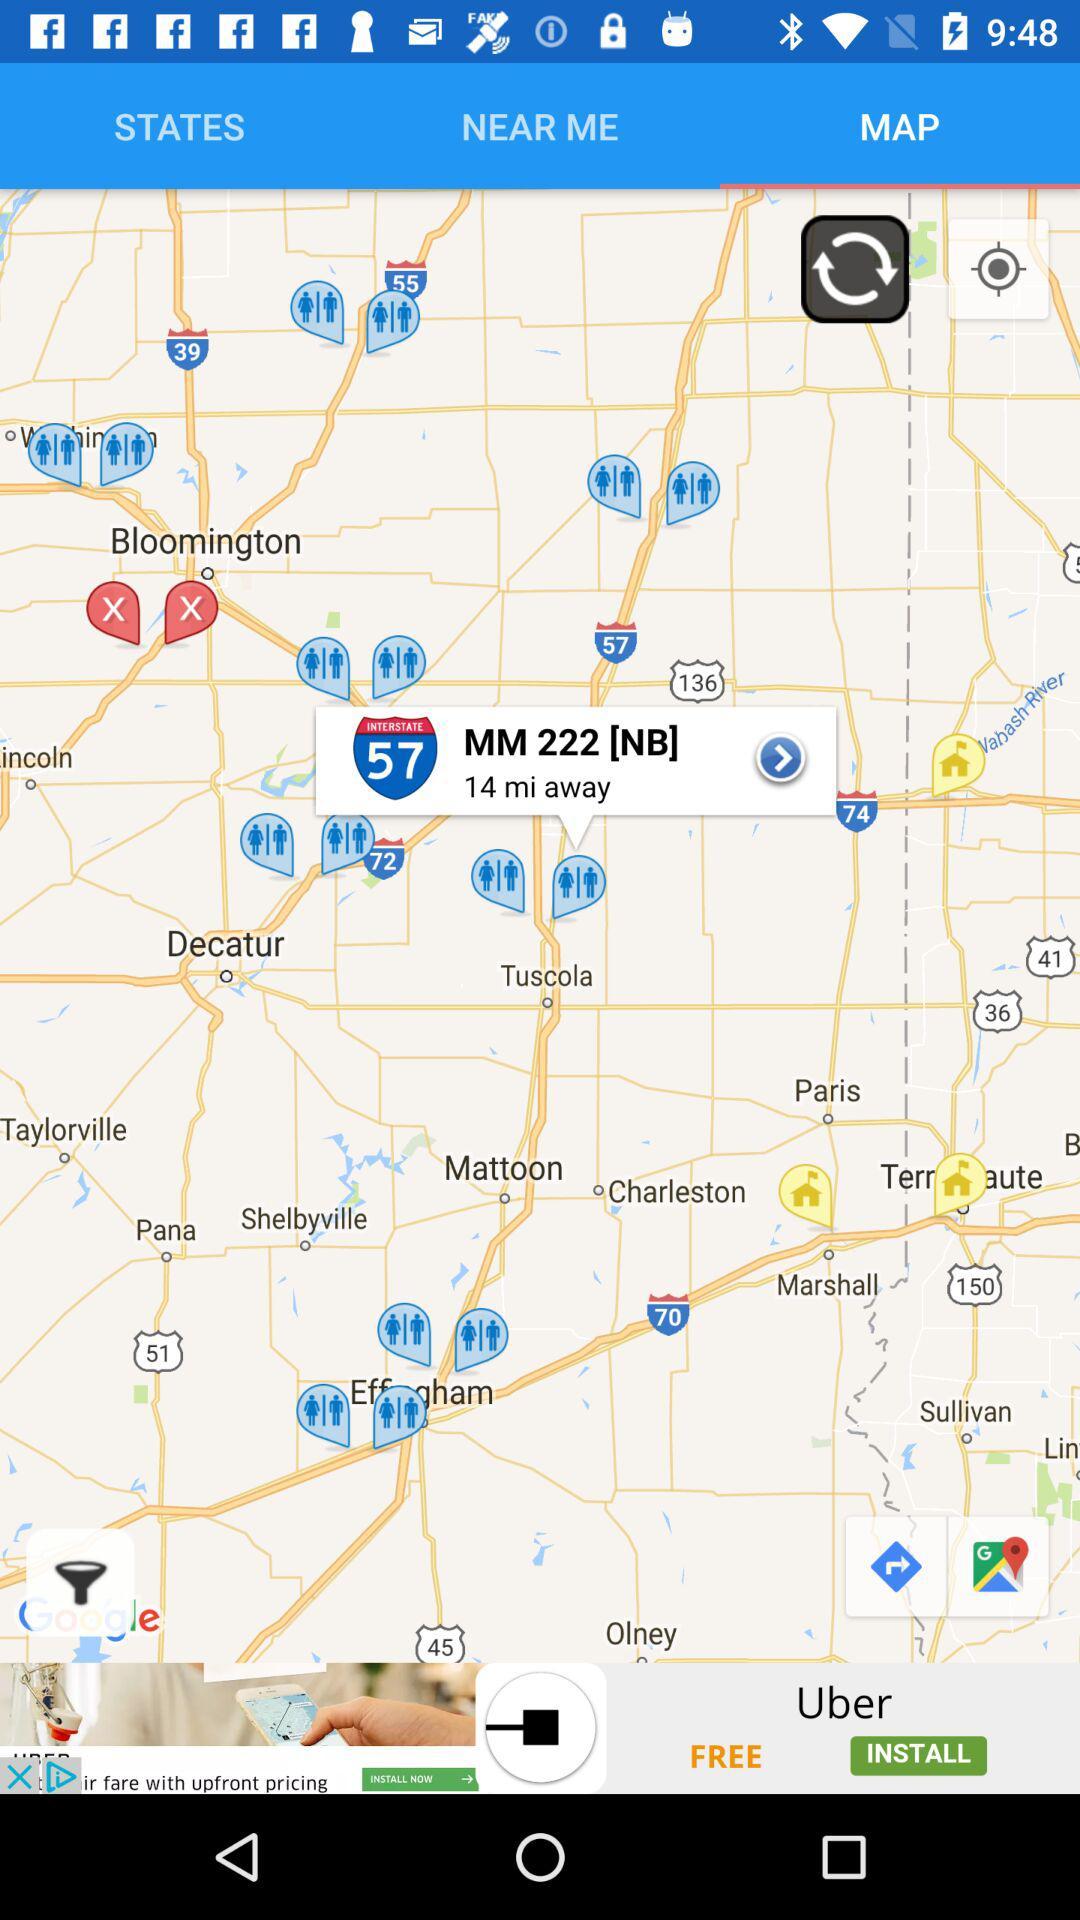  Describe the element at coordinates (998, 269) in the screenshot. I see `the location_crosshair icon` at that location.